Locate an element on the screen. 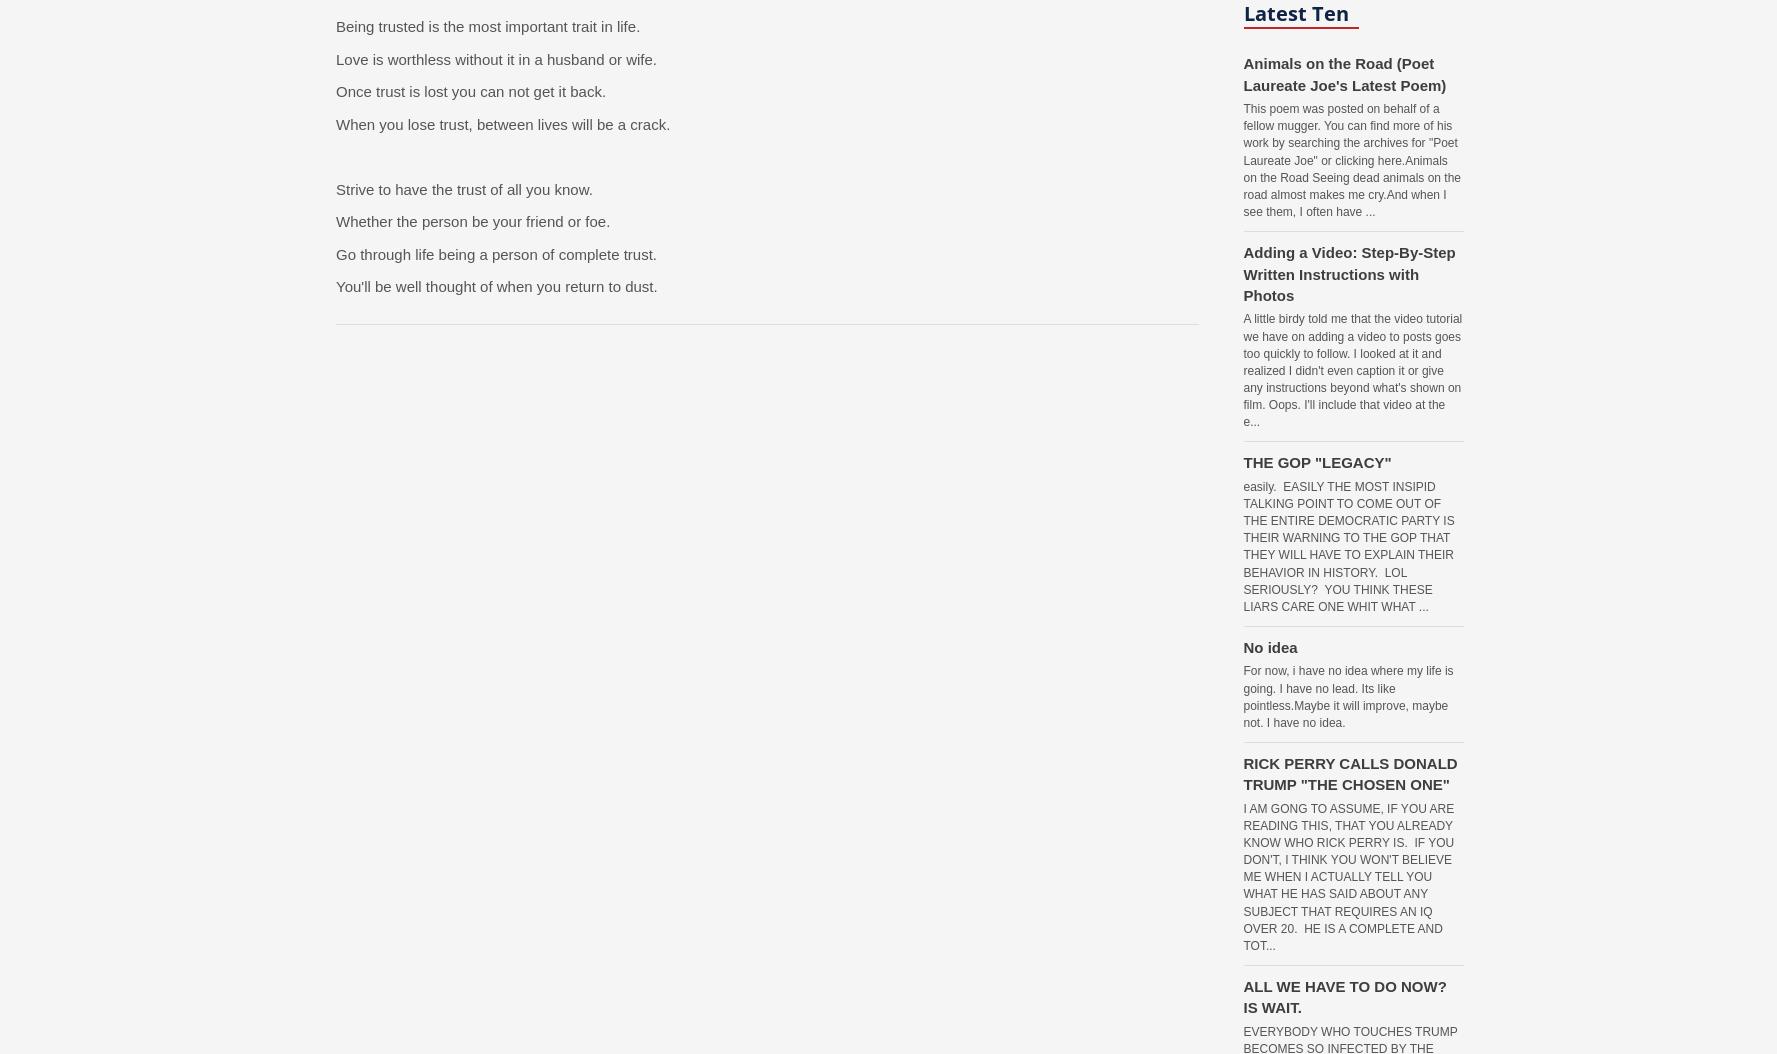  'Being trusted is the most important trait in life.' is located at coordinates (487, 26).